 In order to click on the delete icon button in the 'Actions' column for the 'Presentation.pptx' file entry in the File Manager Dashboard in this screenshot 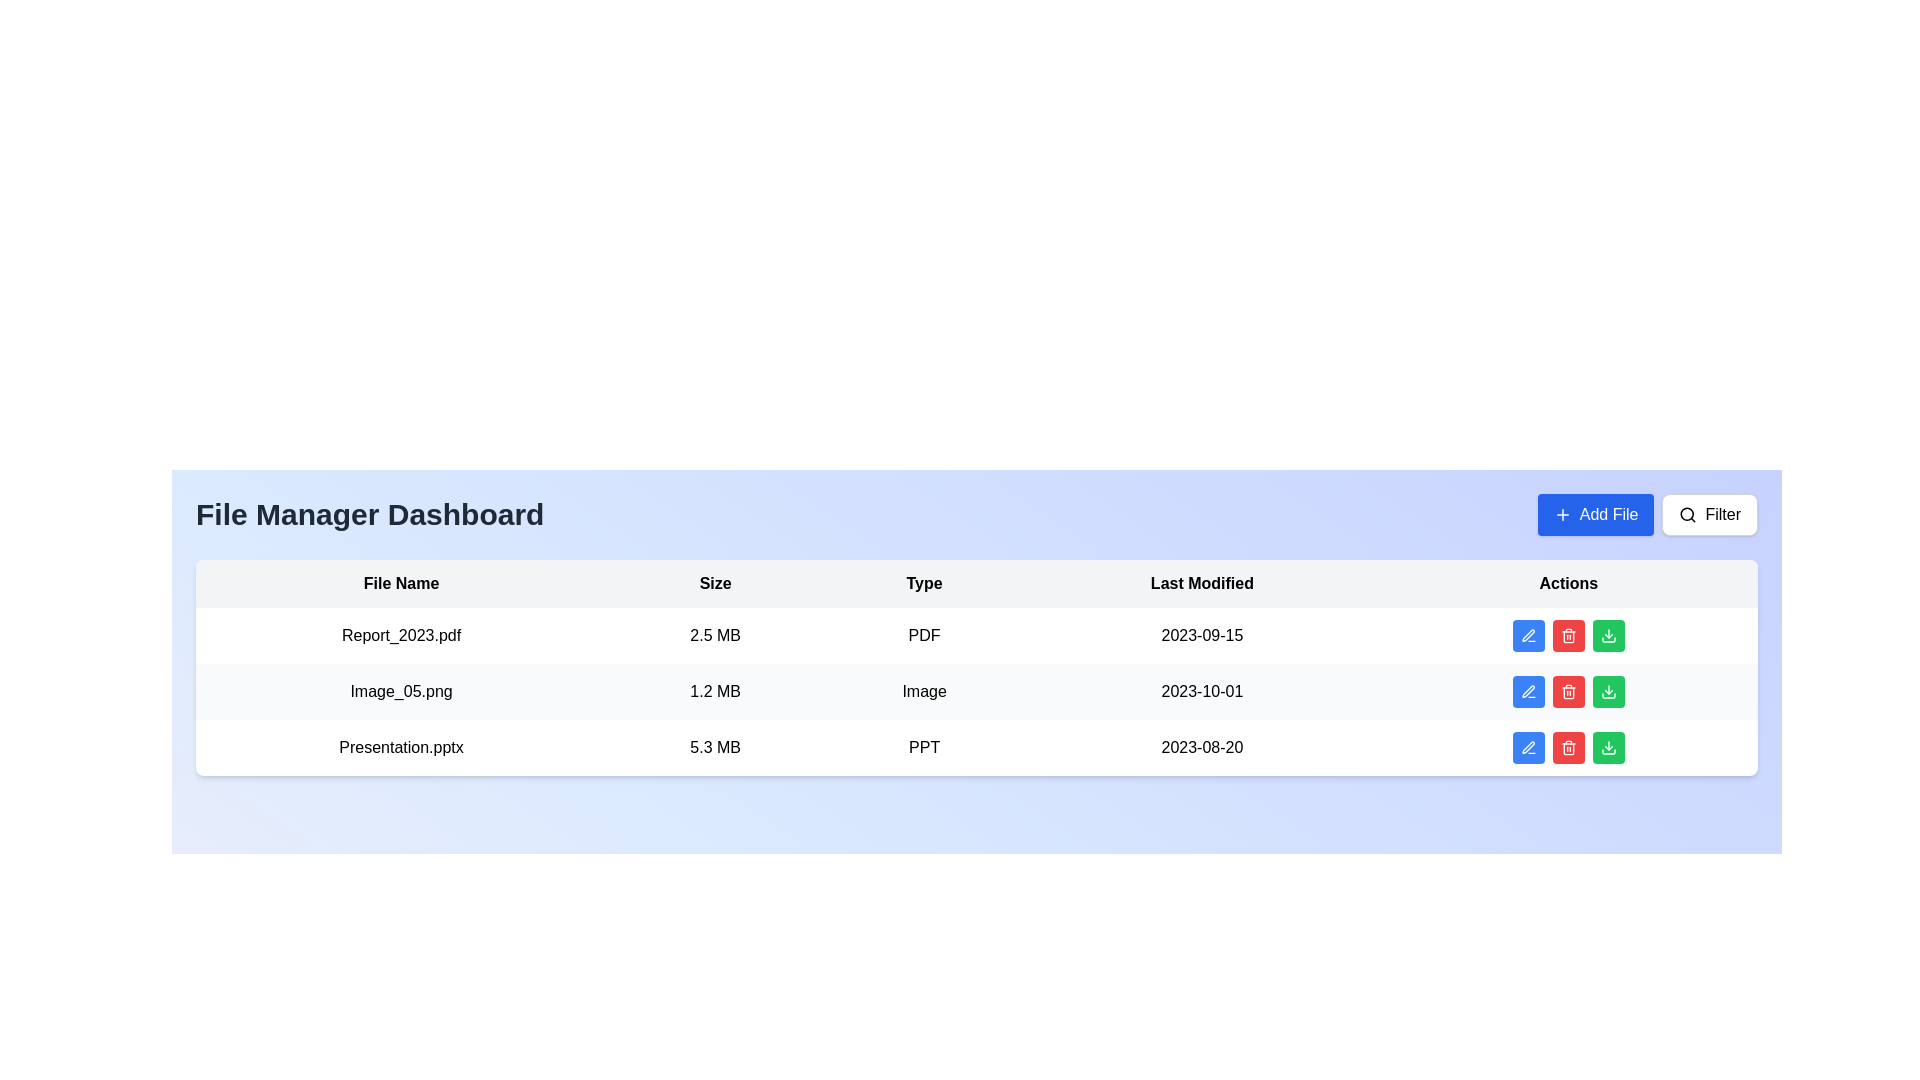, I will do `click(1567, 748)`.